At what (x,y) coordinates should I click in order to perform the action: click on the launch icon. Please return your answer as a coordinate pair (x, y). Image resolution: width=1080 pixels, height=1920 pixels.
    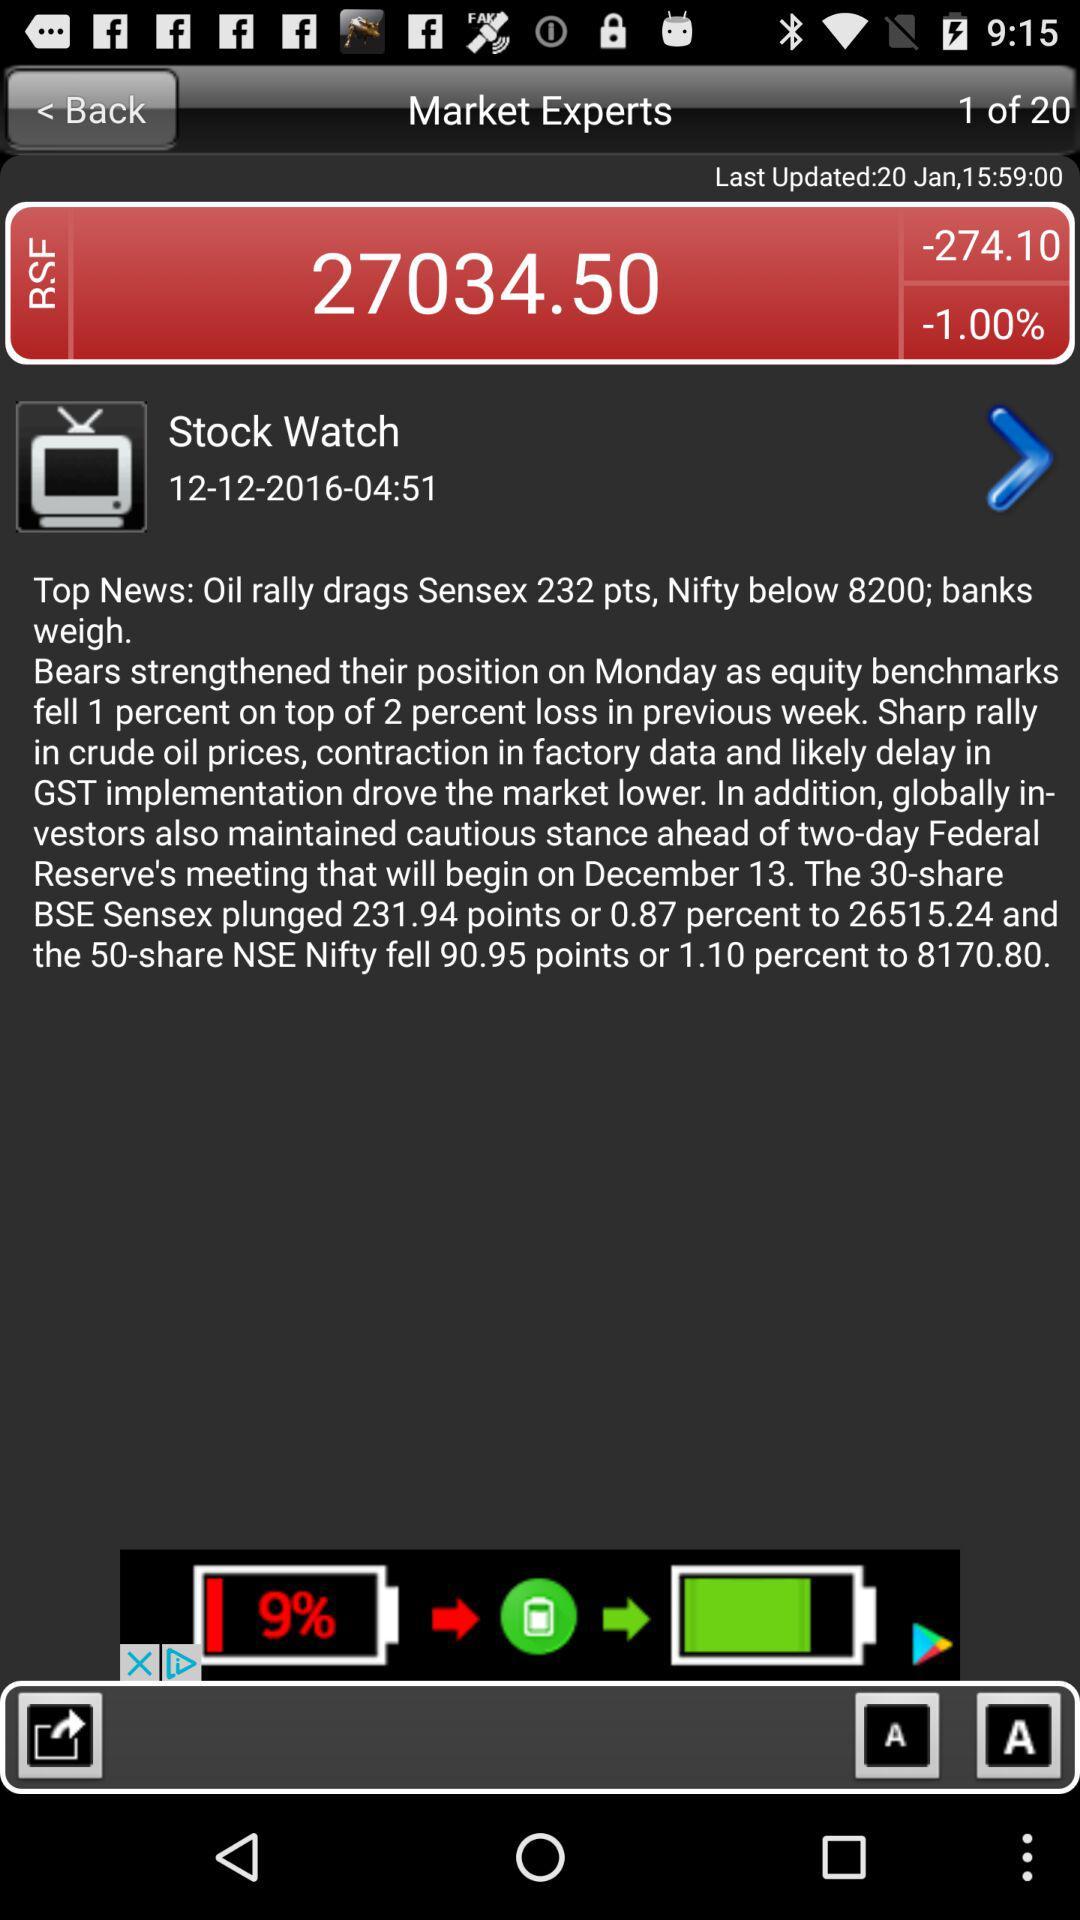
    Looking at the image, I should click on (59, 1862).